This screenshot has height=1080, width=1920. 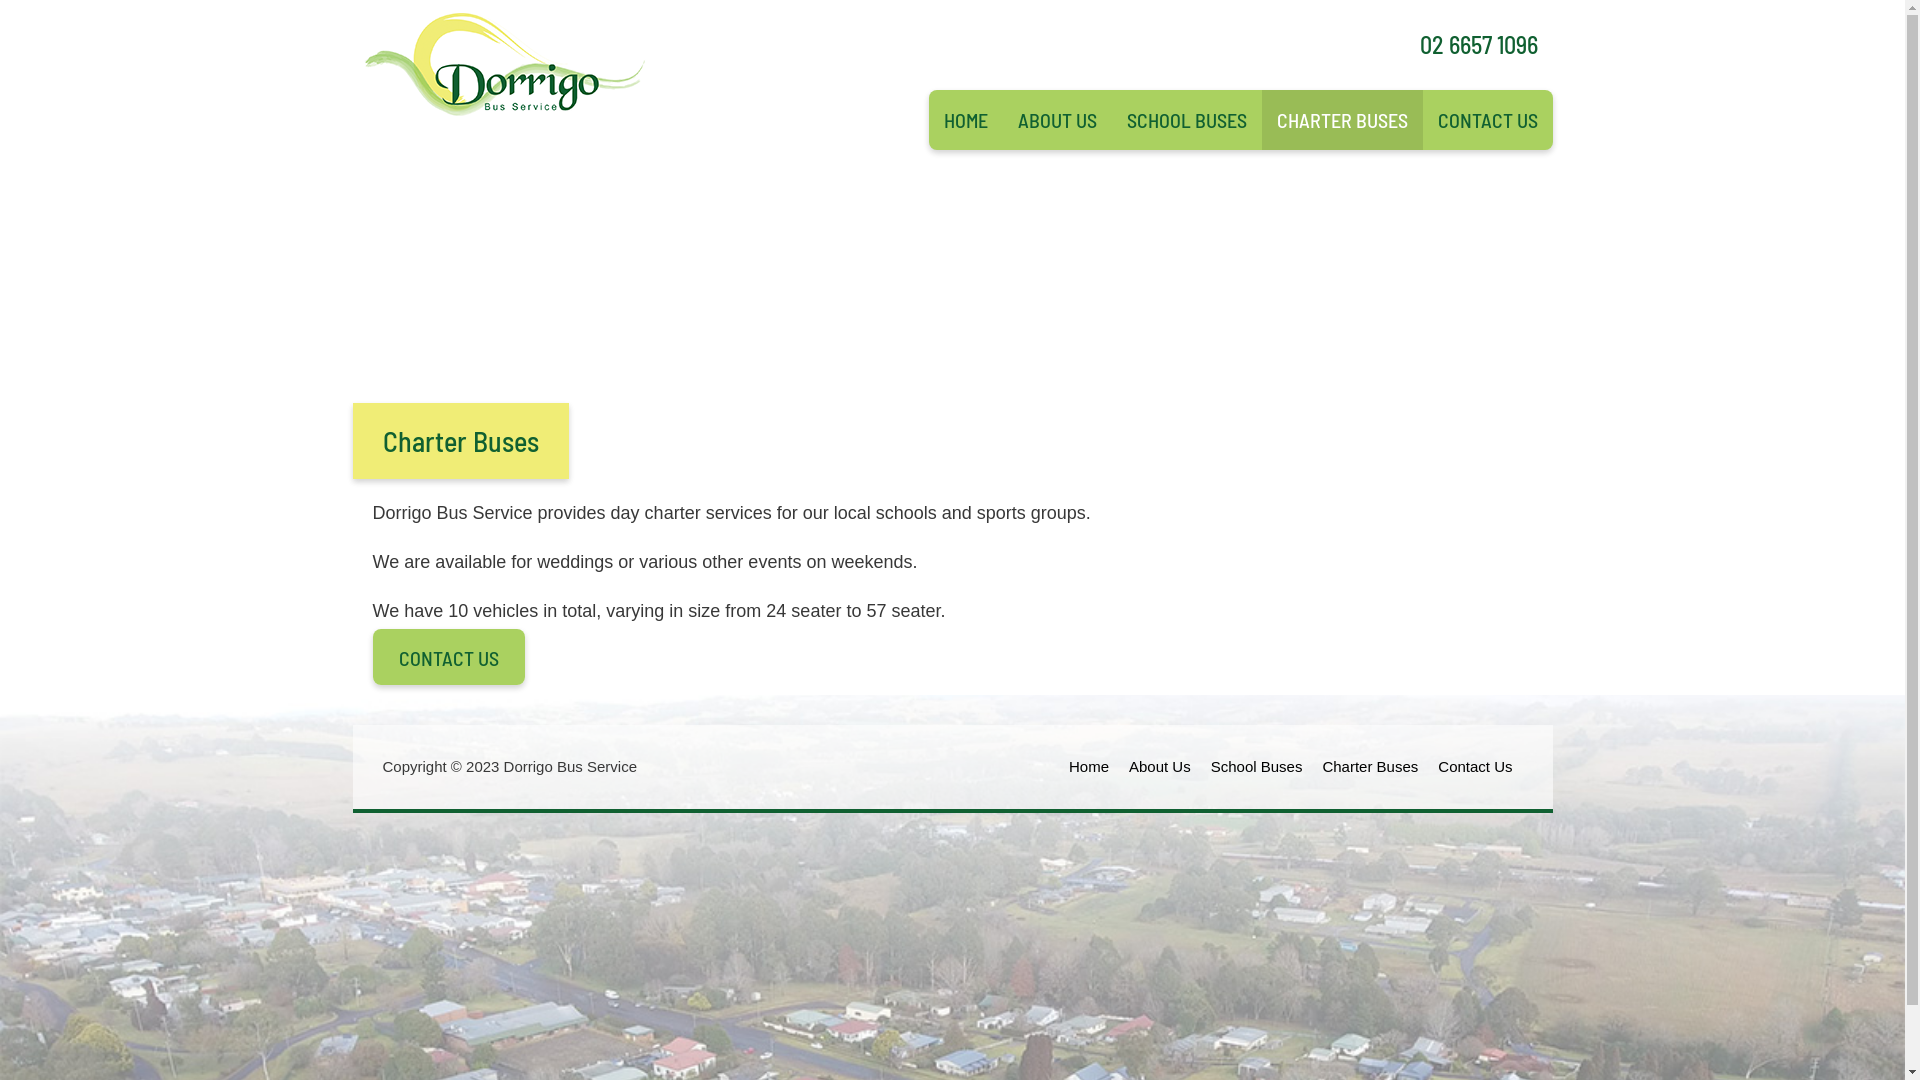 What do you see at coordinates (1200, 766) in the screenshot?
I see `'School Buses'` at bounding box center [1200, 766].